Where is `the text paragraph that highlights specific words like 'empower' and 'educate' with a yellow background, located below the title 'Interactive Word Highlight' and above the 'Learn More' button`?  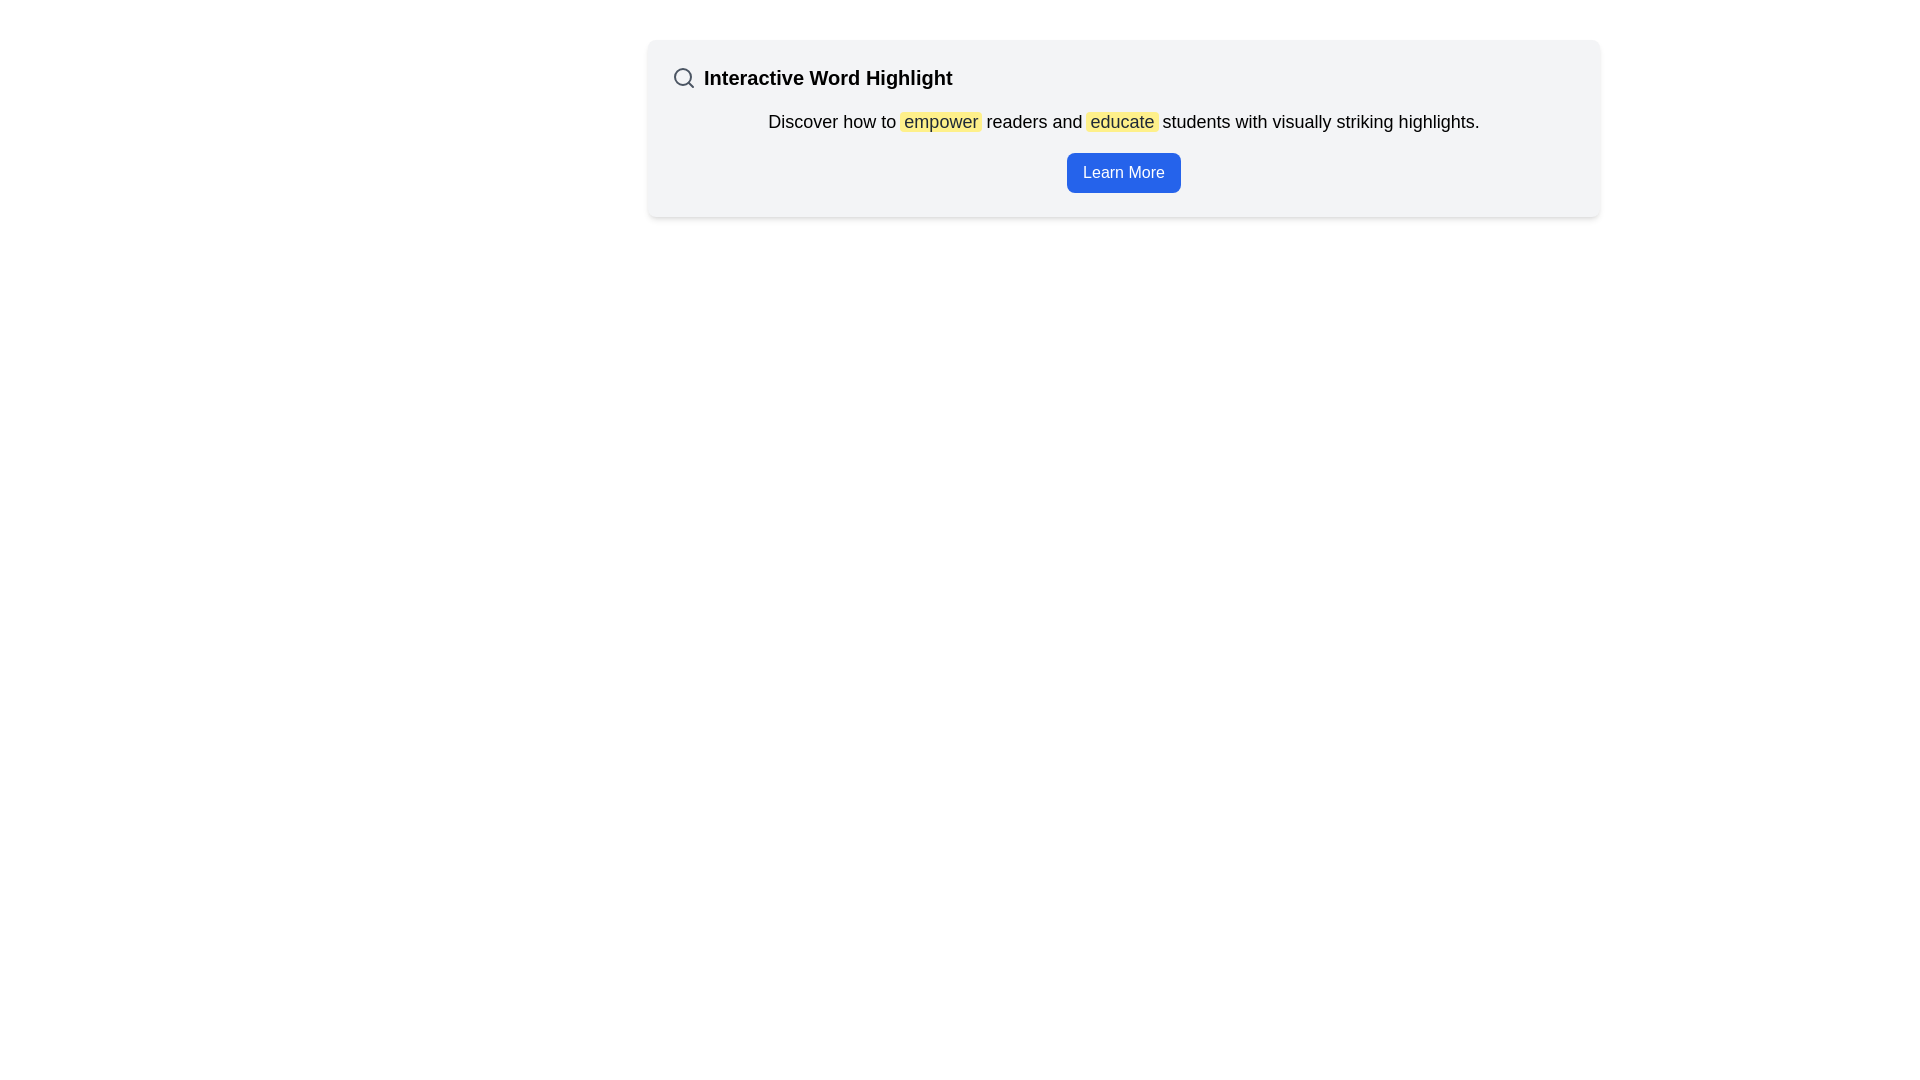
the text paragraph that highlights specific words like 'empower' and 'educate' with a yellow background, located below the title 'Interactive Word Highlight' and above the 'Learn More' button is located at coordinates (1123, 122).